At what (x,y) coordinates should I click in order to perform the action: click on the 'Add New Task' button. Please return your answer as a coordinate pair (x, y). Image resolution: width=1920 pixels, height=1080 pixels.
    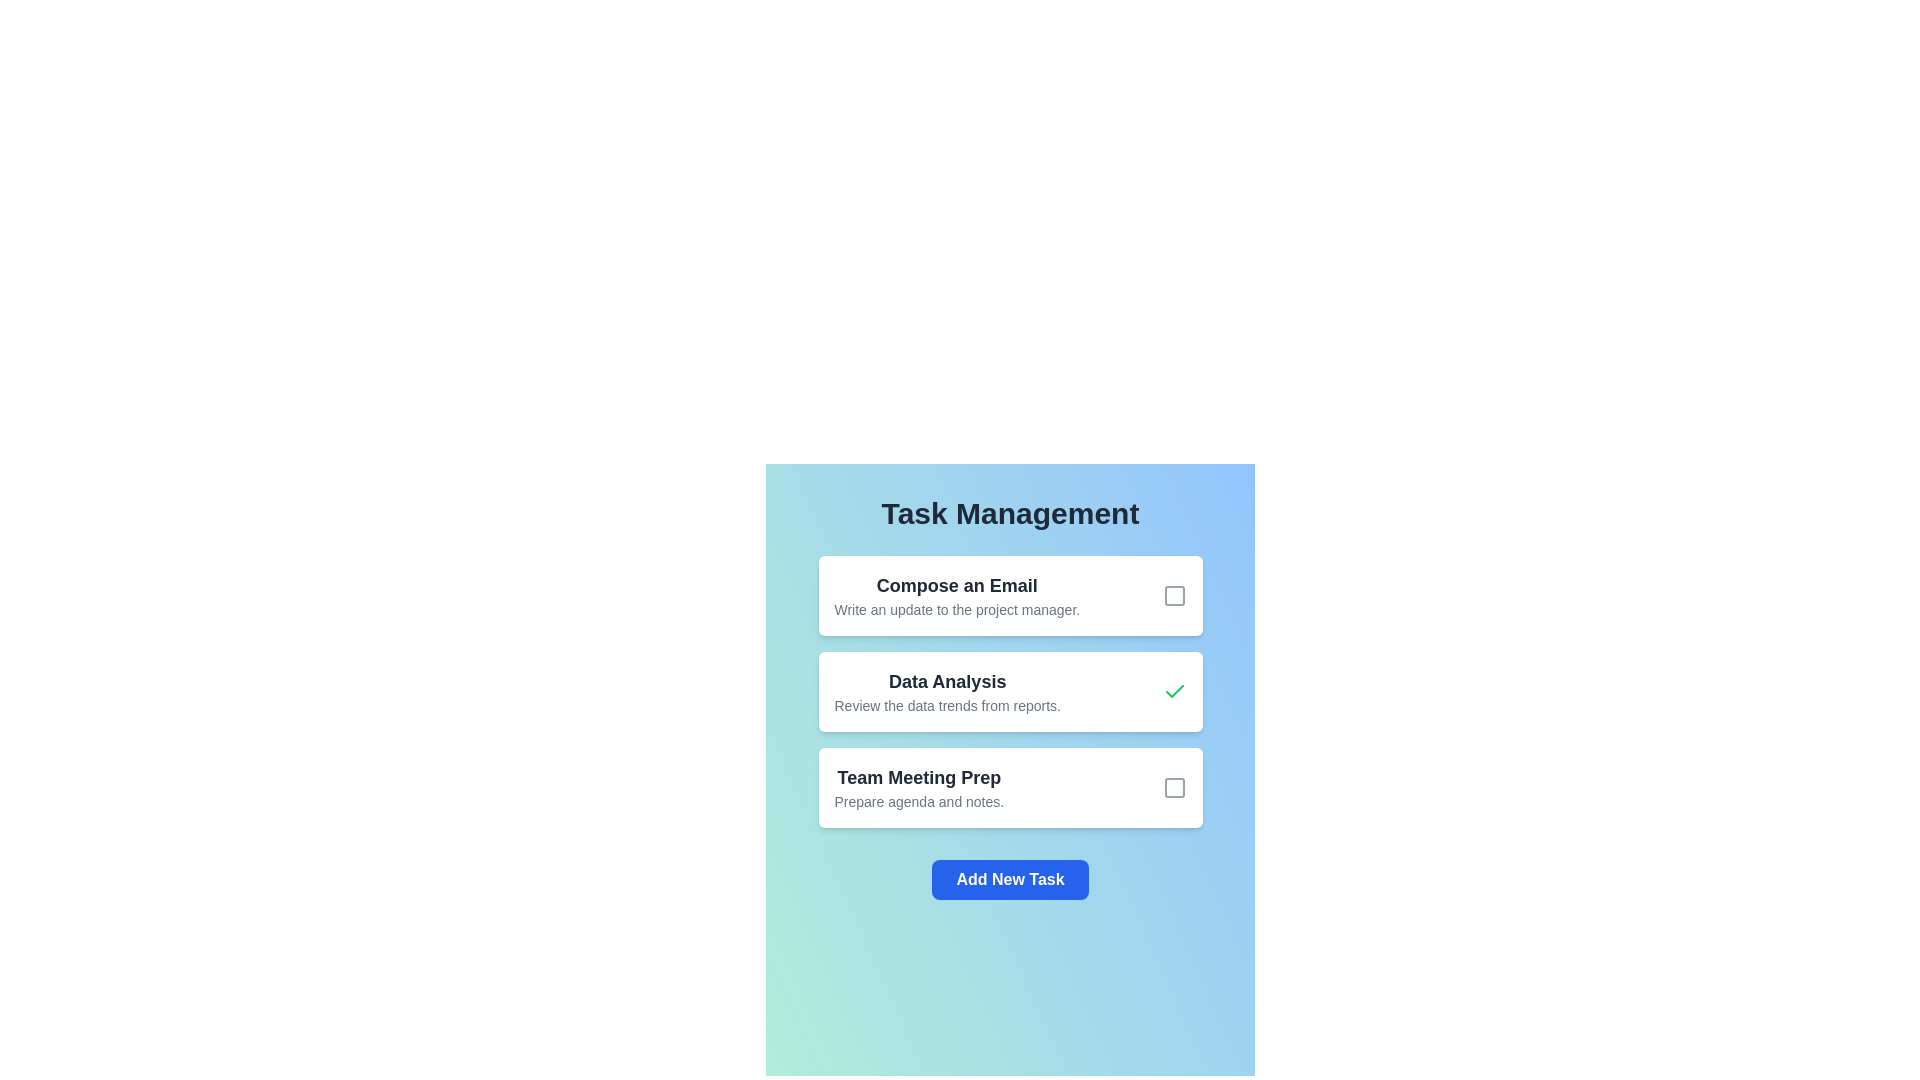
    Looking at the image, I should click on (1010, 878).